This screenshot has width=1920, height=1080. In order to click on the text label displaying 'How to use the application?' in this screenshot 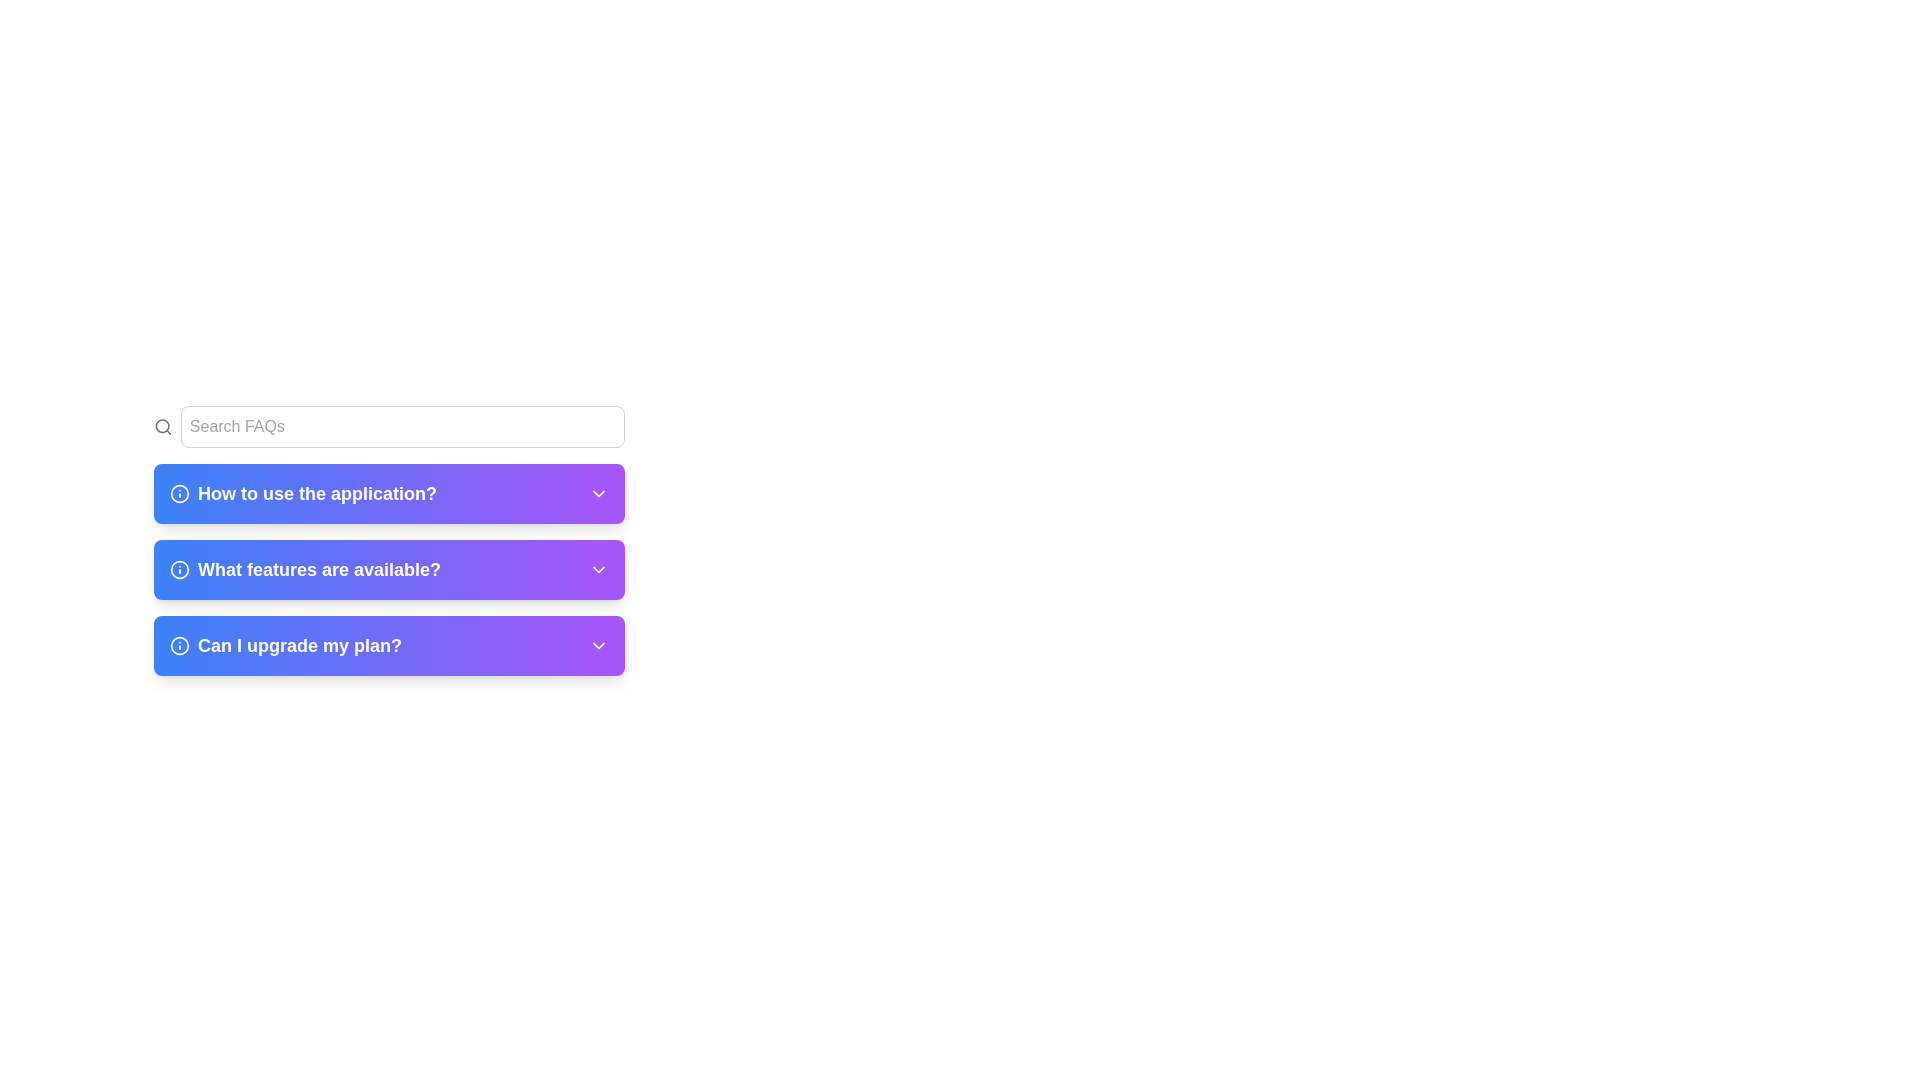, I will do `click(316, 493)`.